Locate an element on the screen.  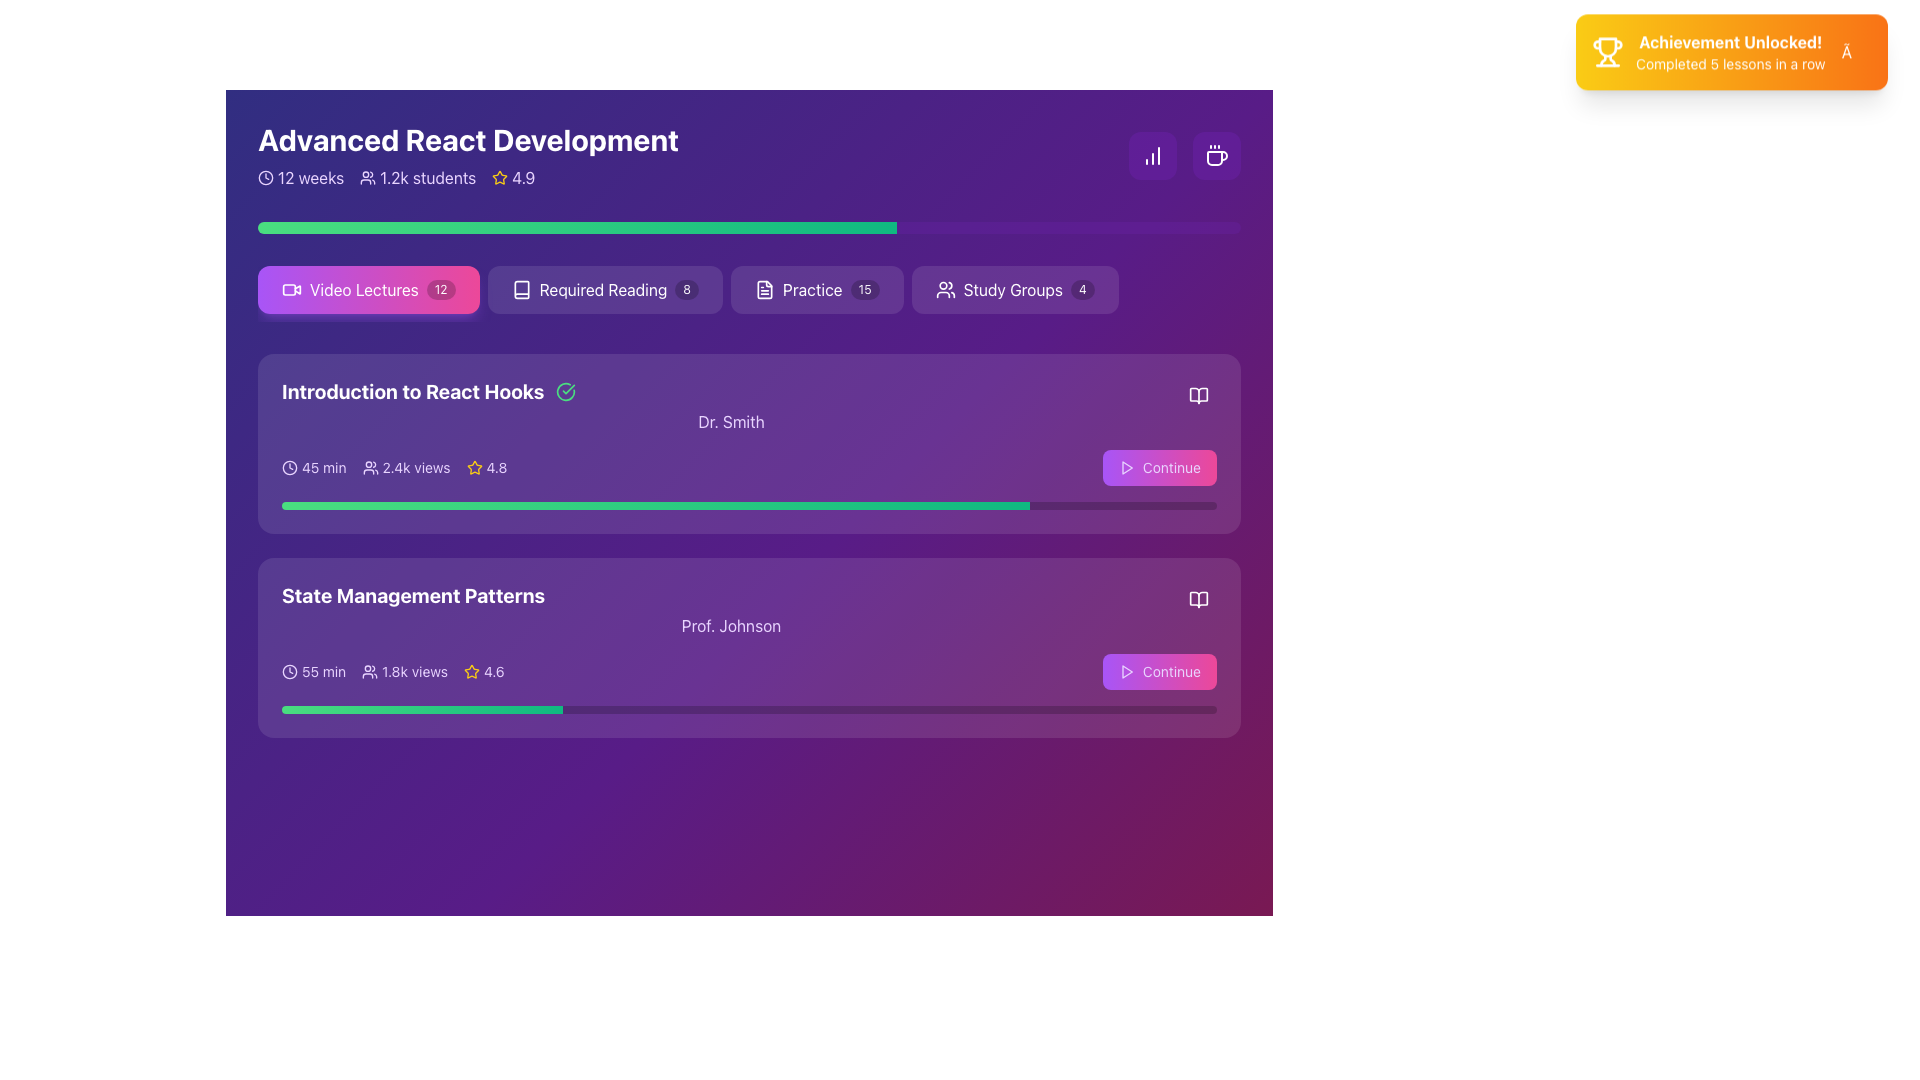
the small rectangular open book icon with a white outline on a purple background located at the top-right corner of the card labeled 'Introduction to React Hooks' is located at coordinates (1199, 396).